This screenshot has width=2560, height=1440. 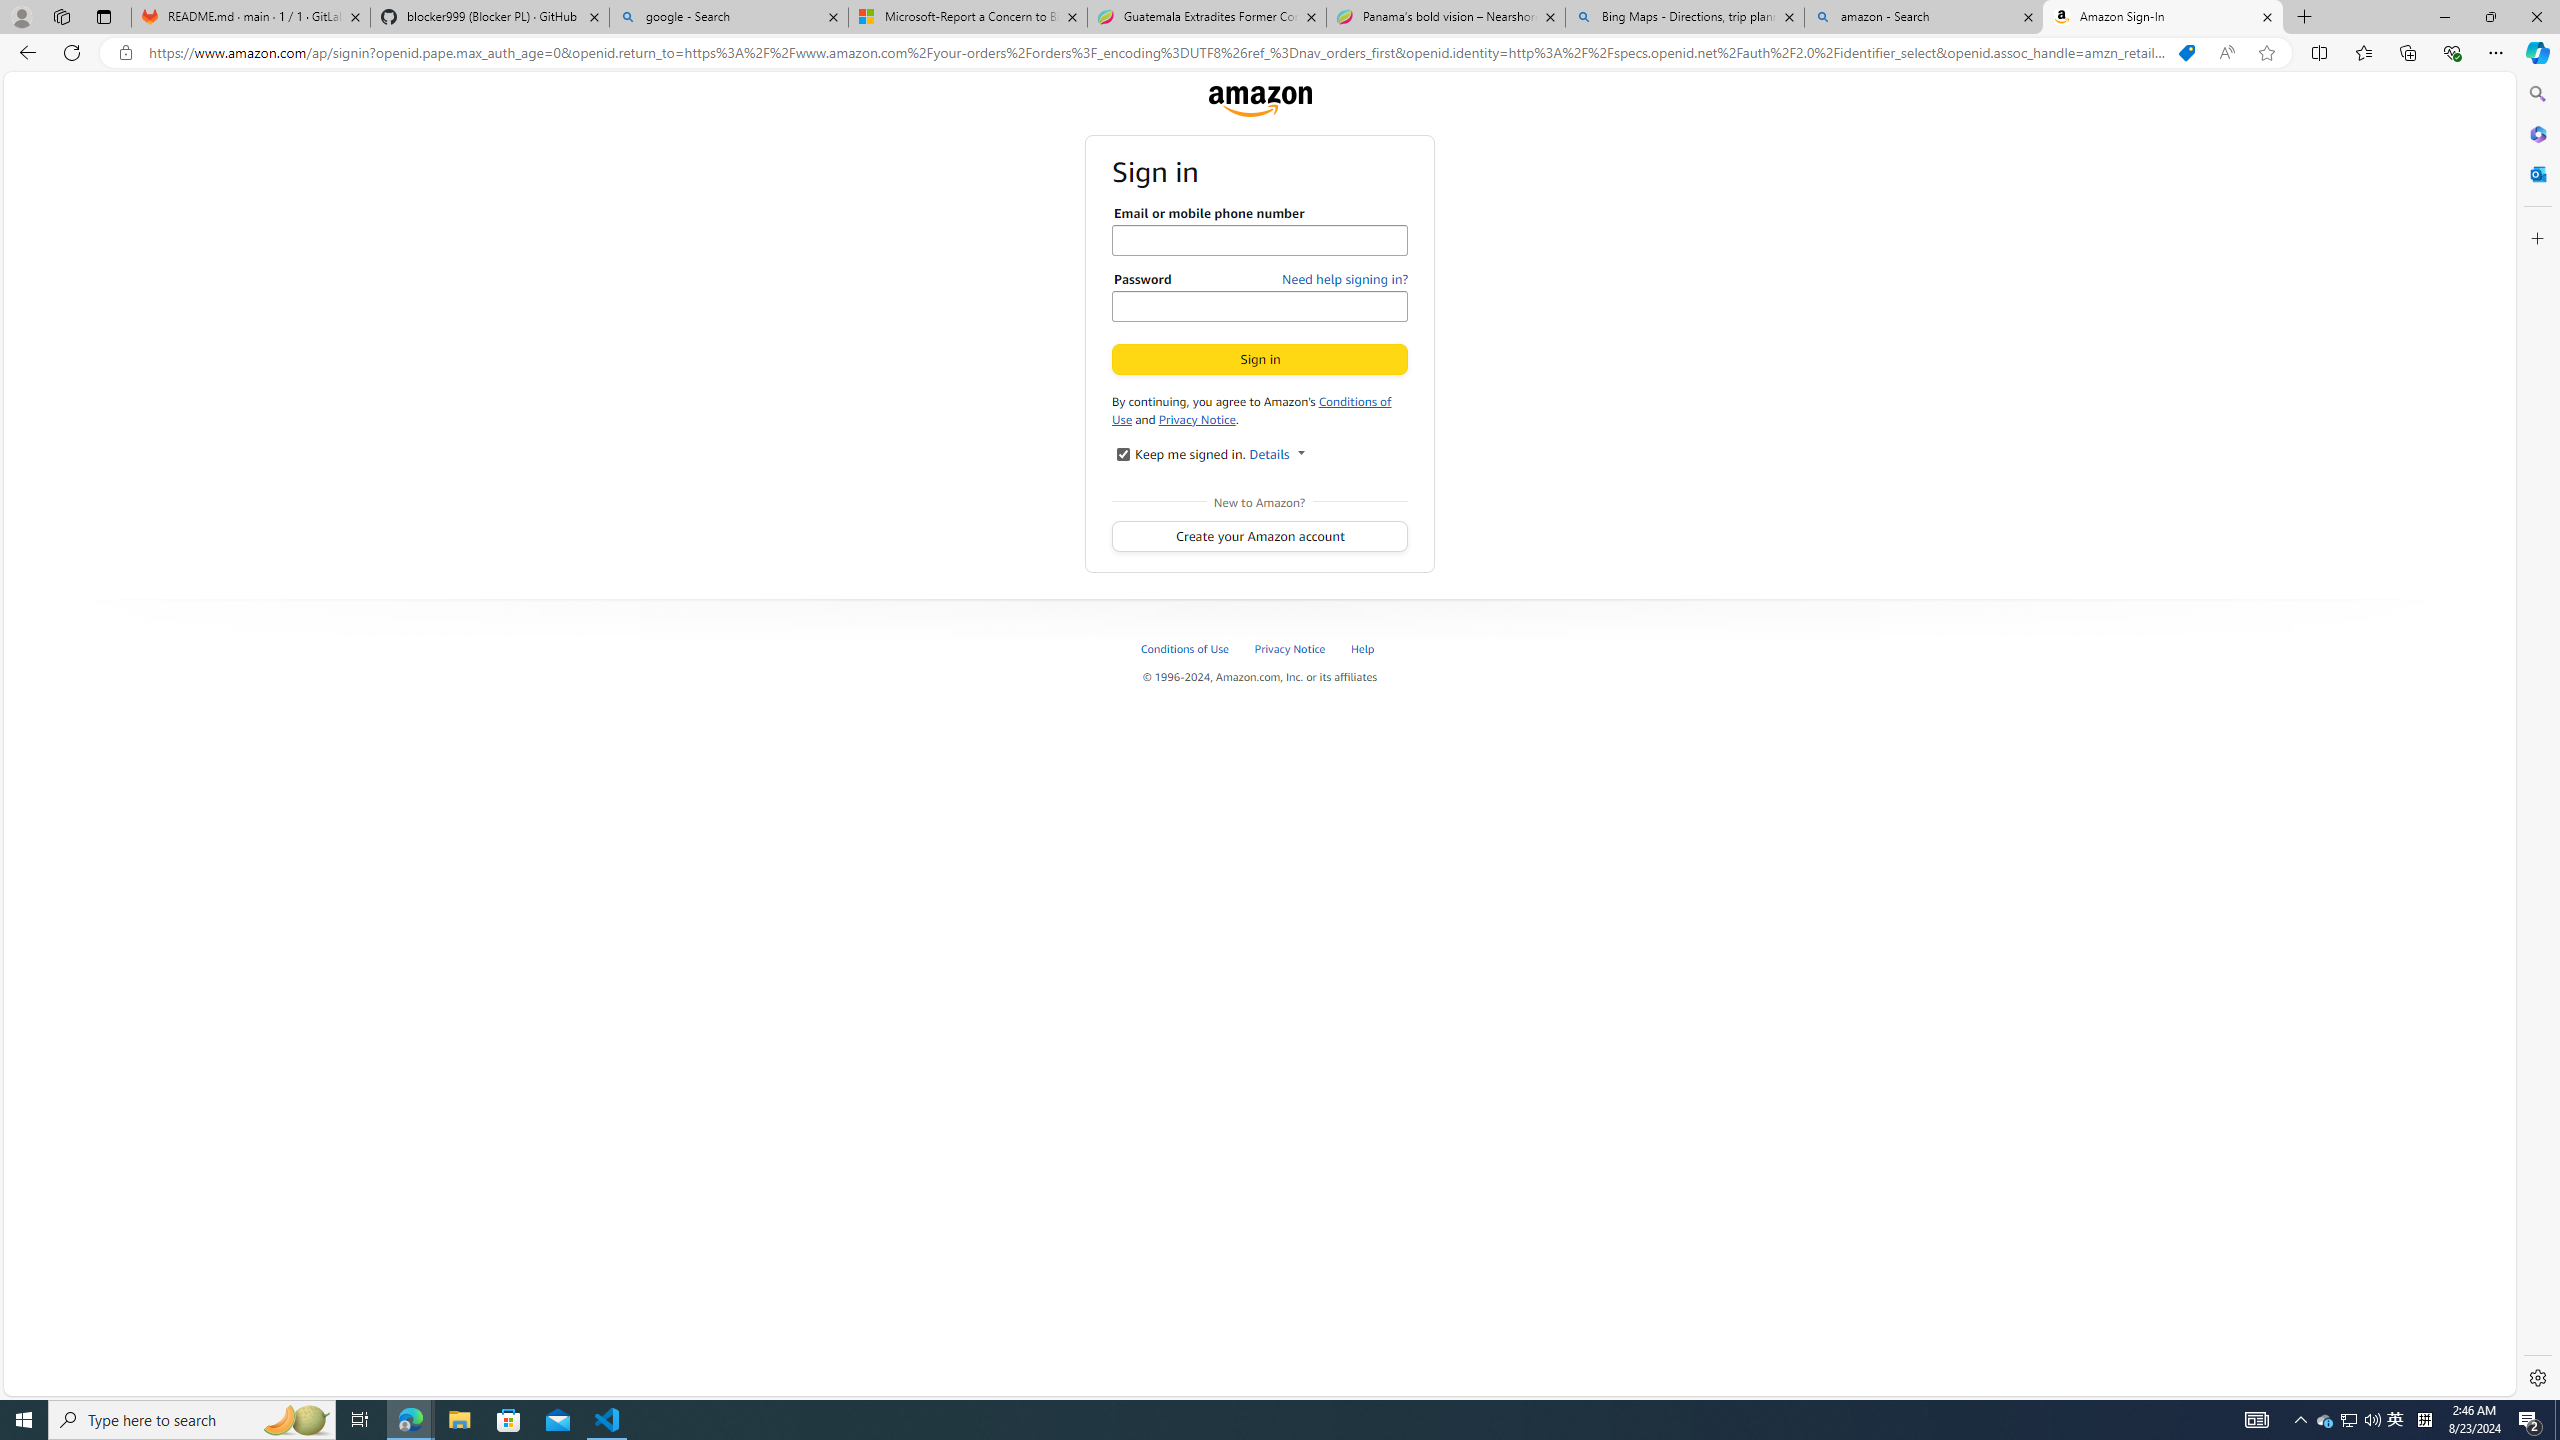 What do you see at coordinates (1185, 647) in the screenshot?
I see `'Conditions of Use '` at bounding box center [1185, 647].